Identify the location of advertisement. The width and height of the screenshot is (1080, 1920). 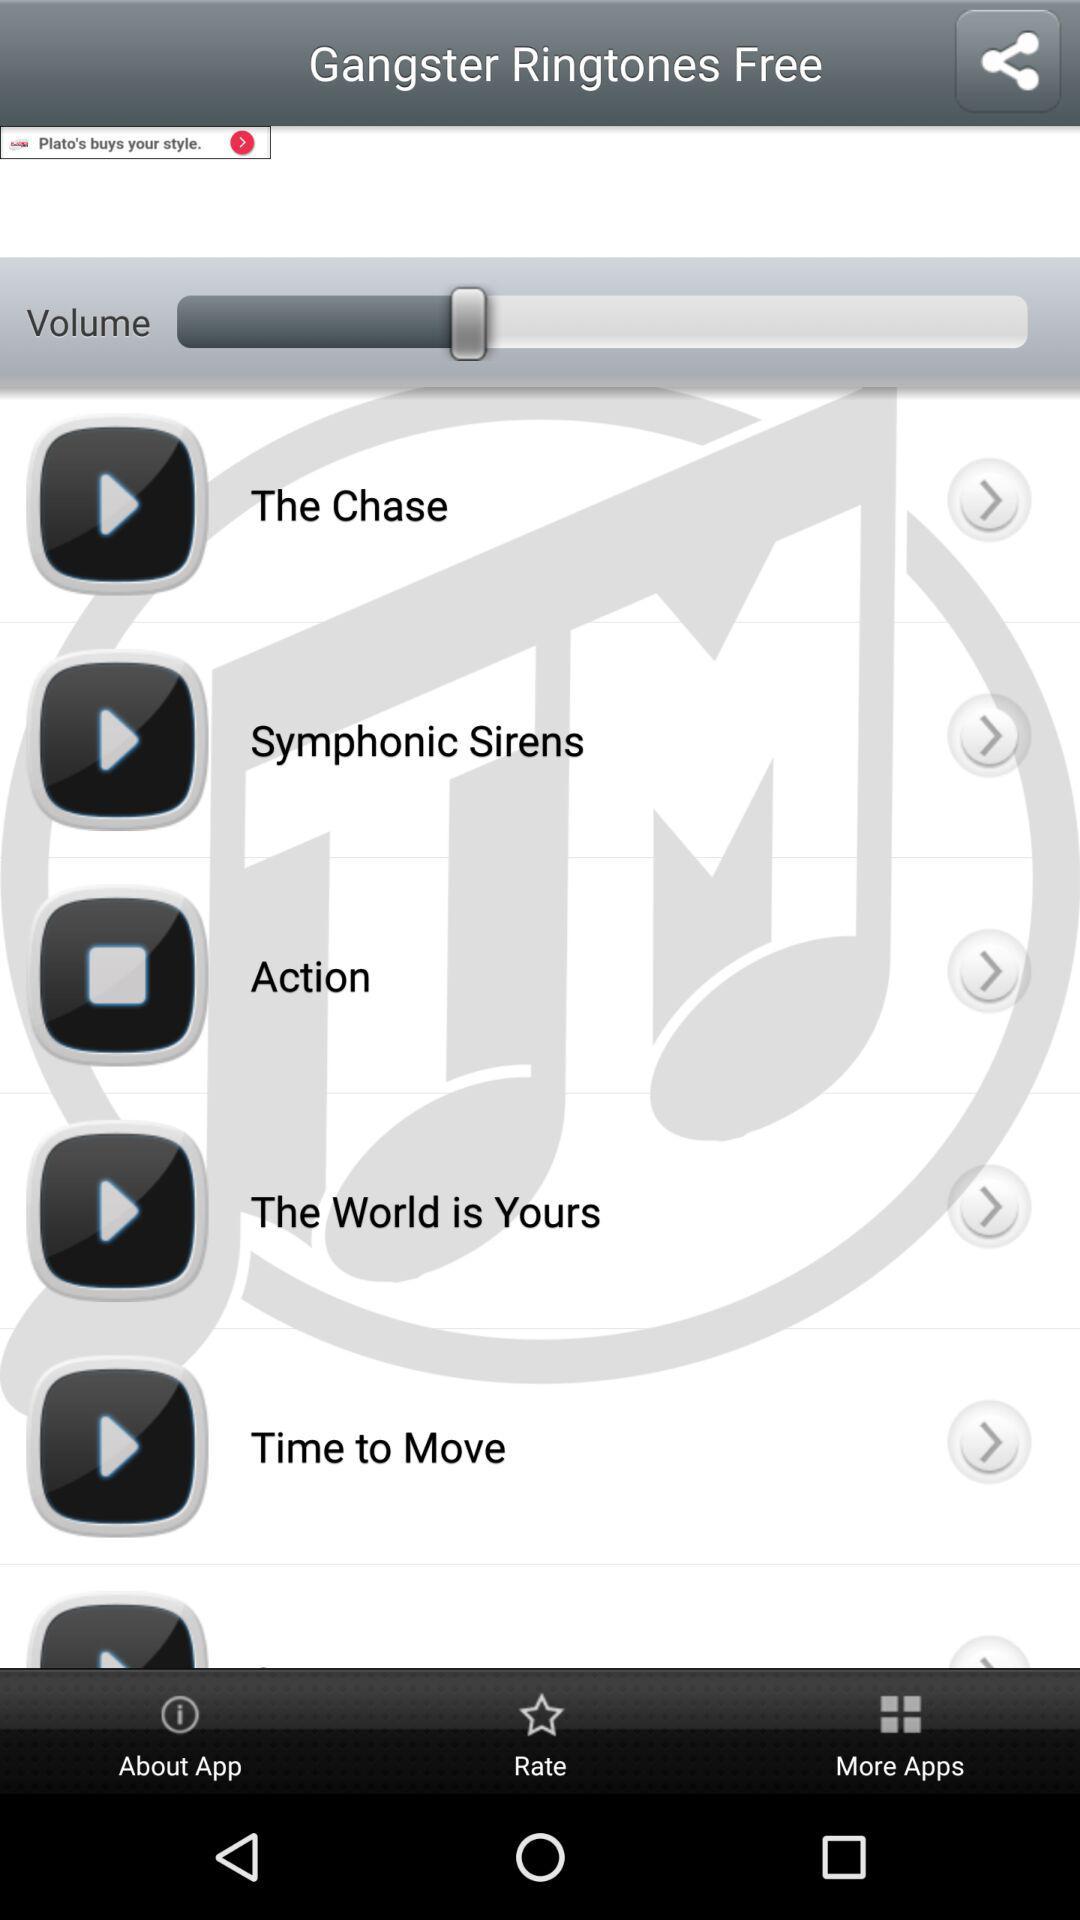
(540, 191).